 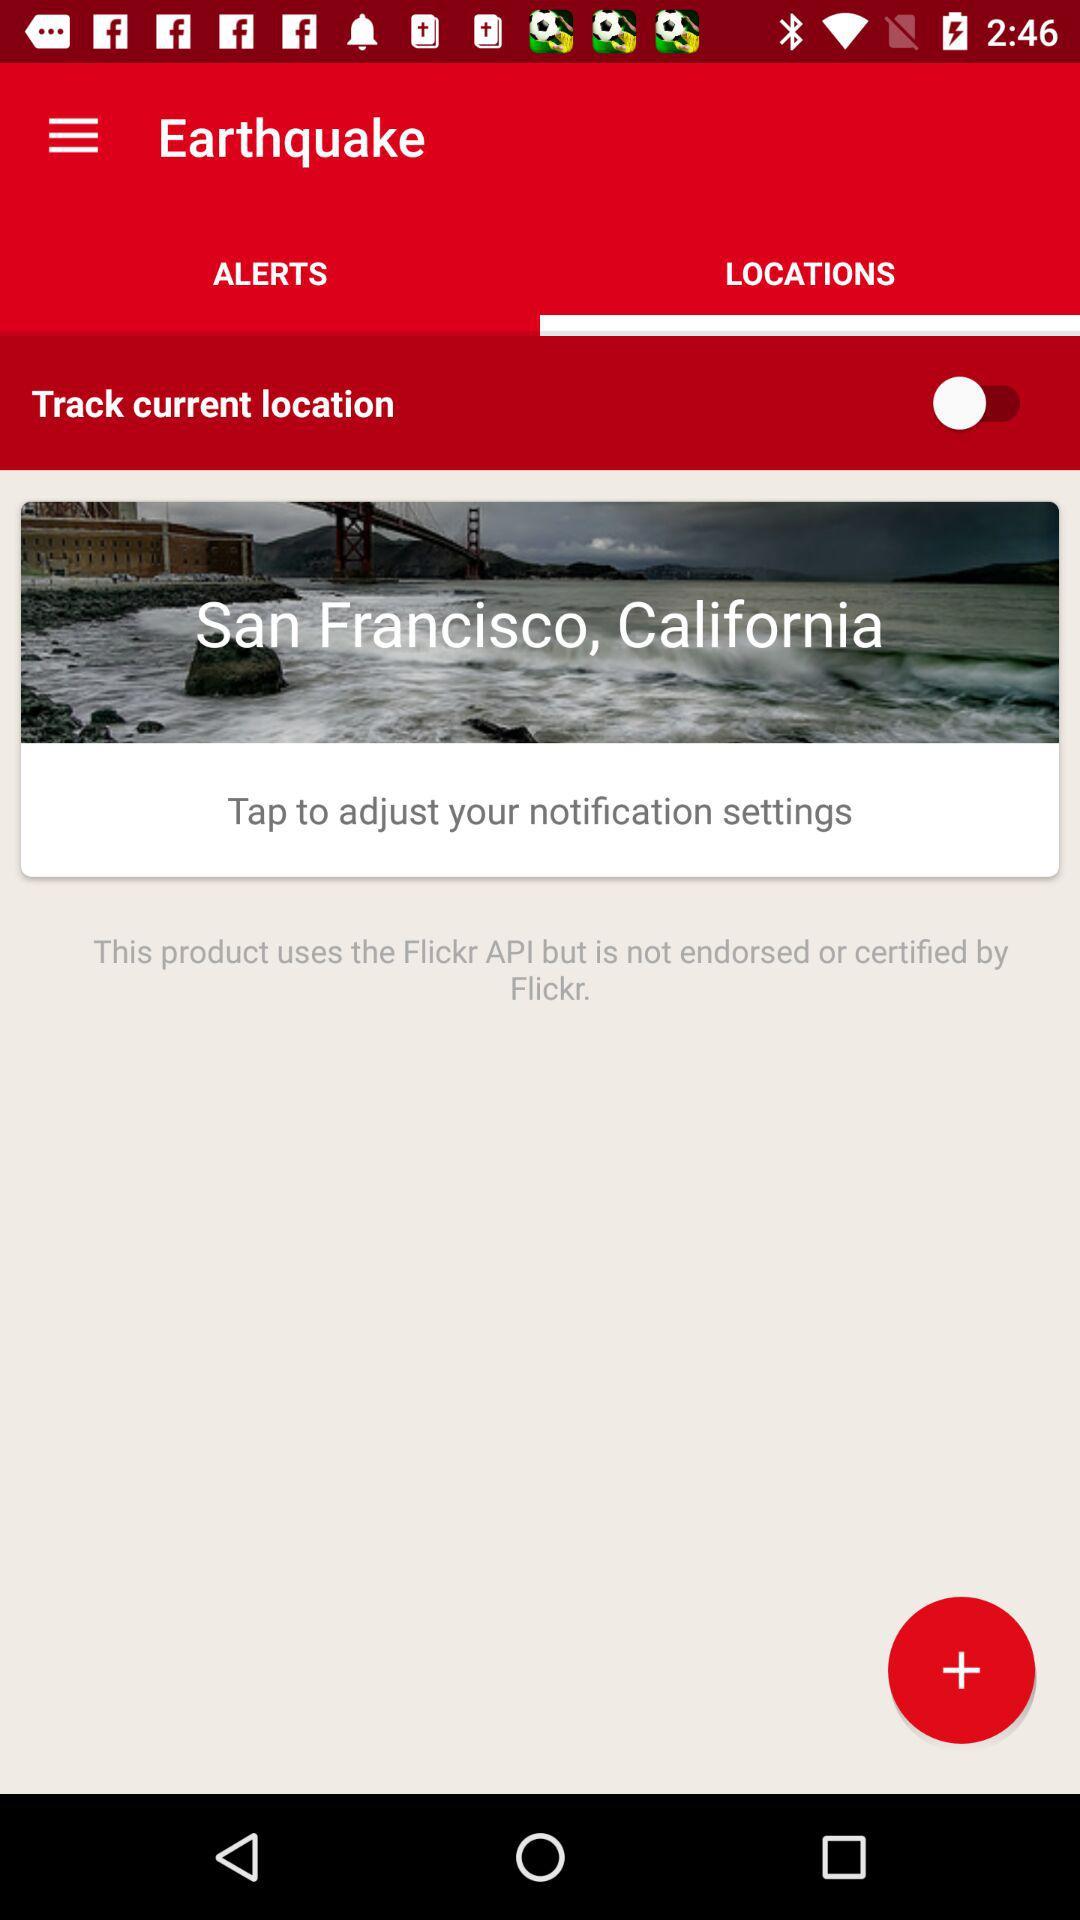 I want to click on the locations icon, so click(x=810, y=272).